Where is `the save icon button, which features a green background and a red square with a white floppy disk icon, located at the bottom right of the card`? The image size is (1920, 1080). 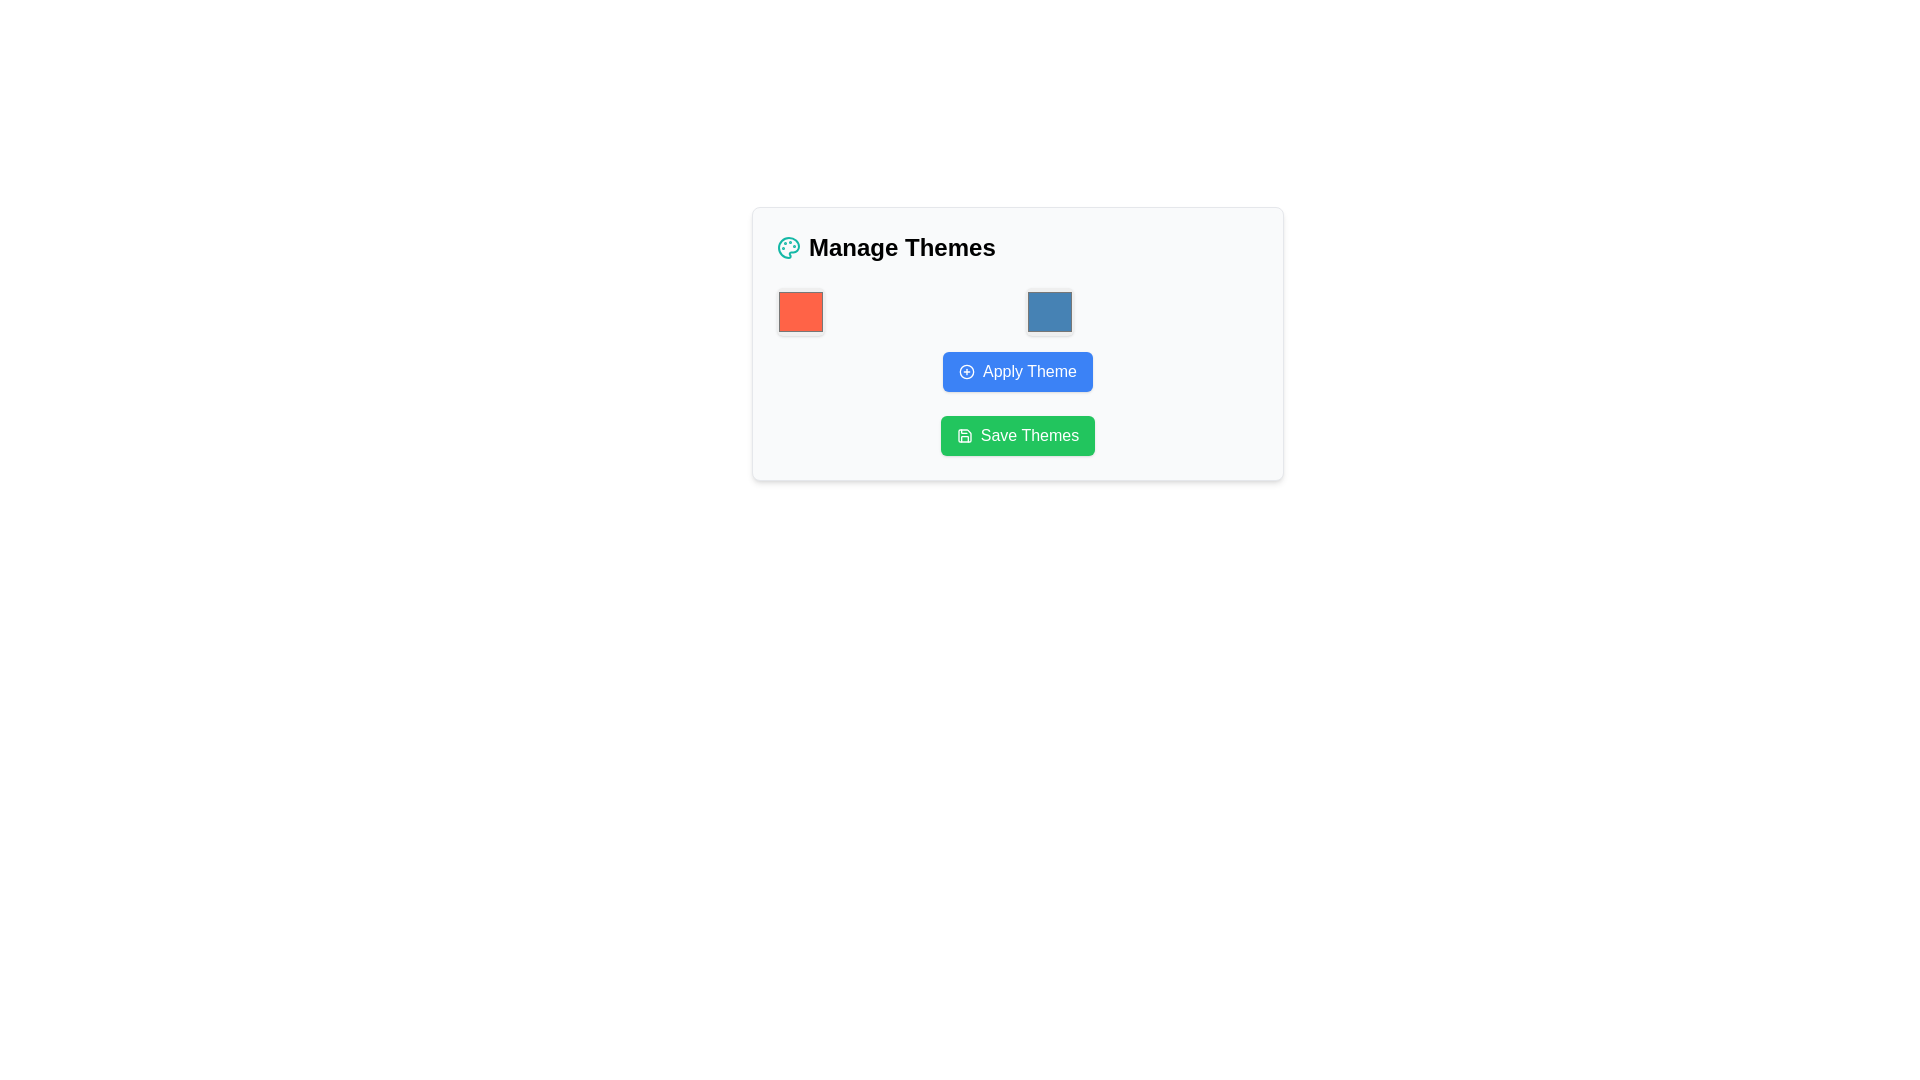 the save icon button, which features a green background and a red square with a white floppy disk icon, located at the bottom right of the card is located at coordinates (964, 434).